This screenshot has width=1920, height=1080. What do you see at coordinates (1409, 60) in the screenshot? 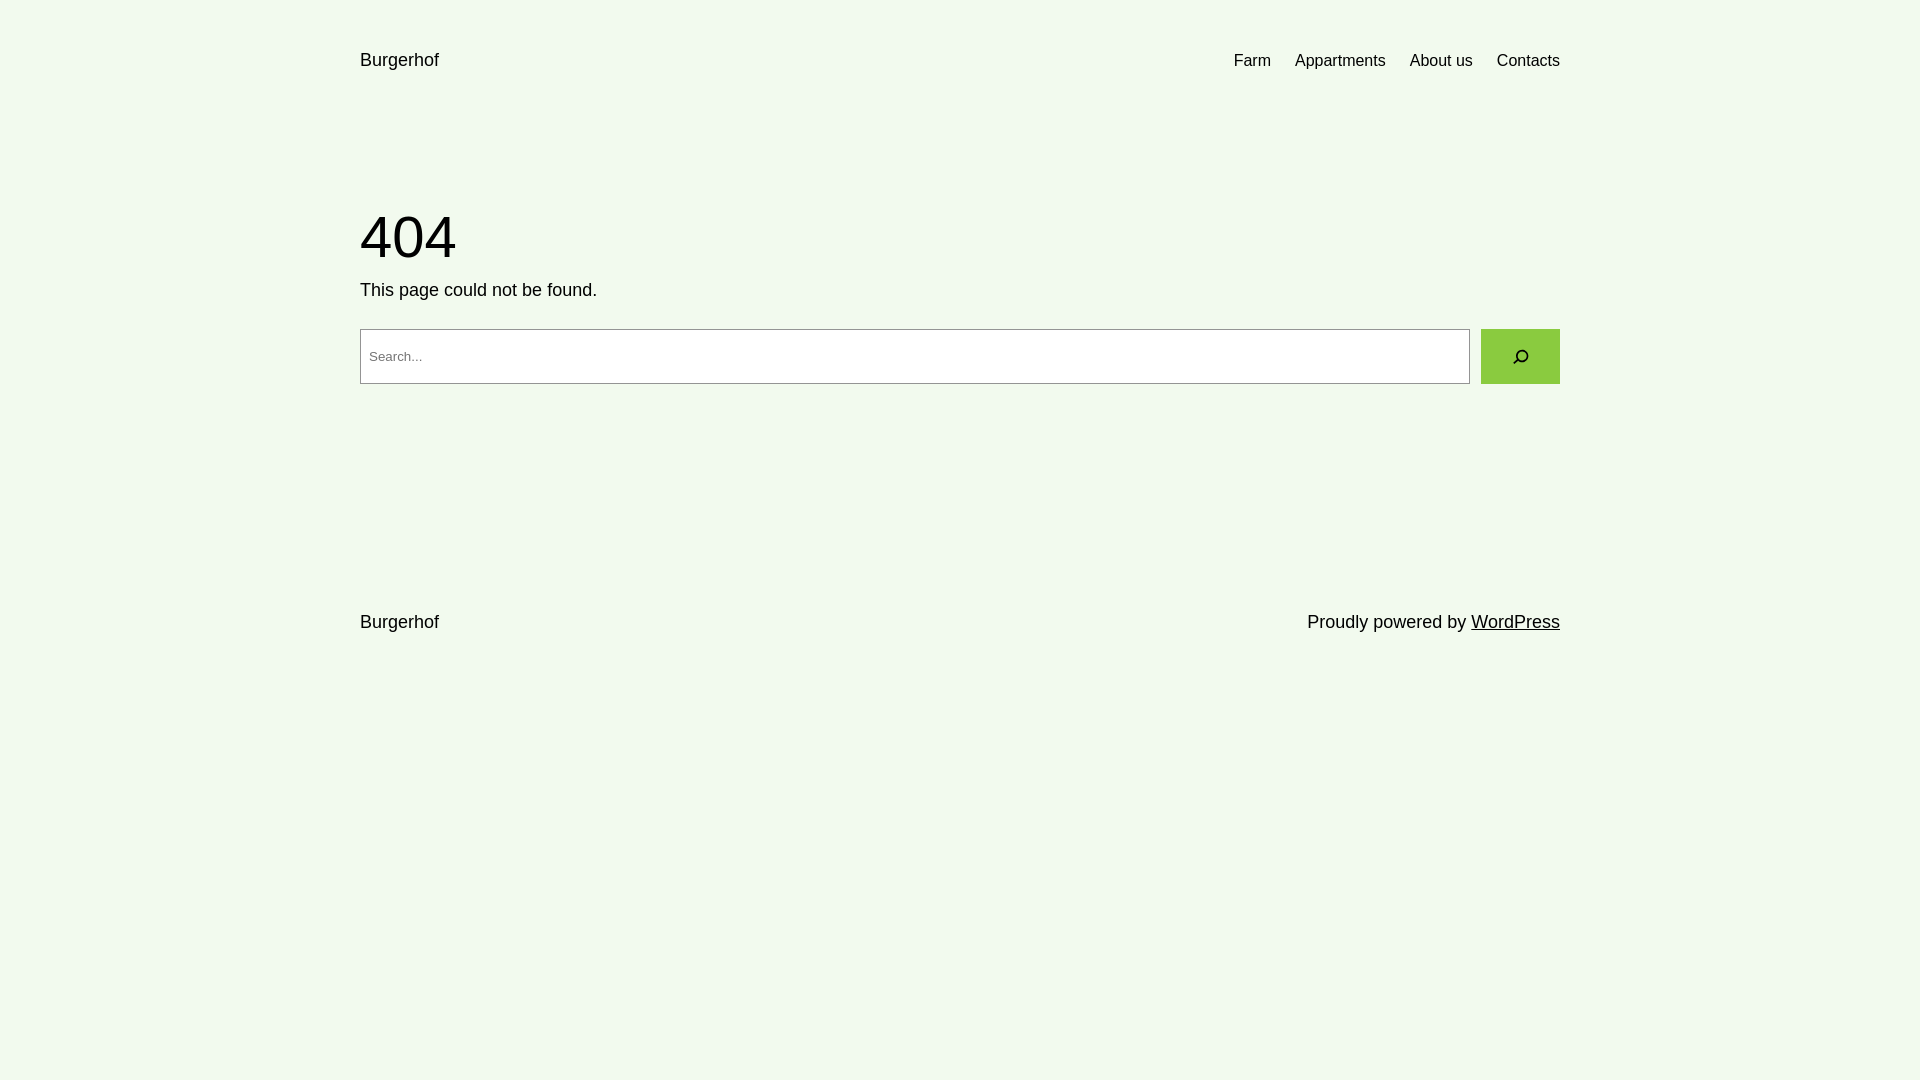
I see `'About us'` at bounding box center [1409, 60].